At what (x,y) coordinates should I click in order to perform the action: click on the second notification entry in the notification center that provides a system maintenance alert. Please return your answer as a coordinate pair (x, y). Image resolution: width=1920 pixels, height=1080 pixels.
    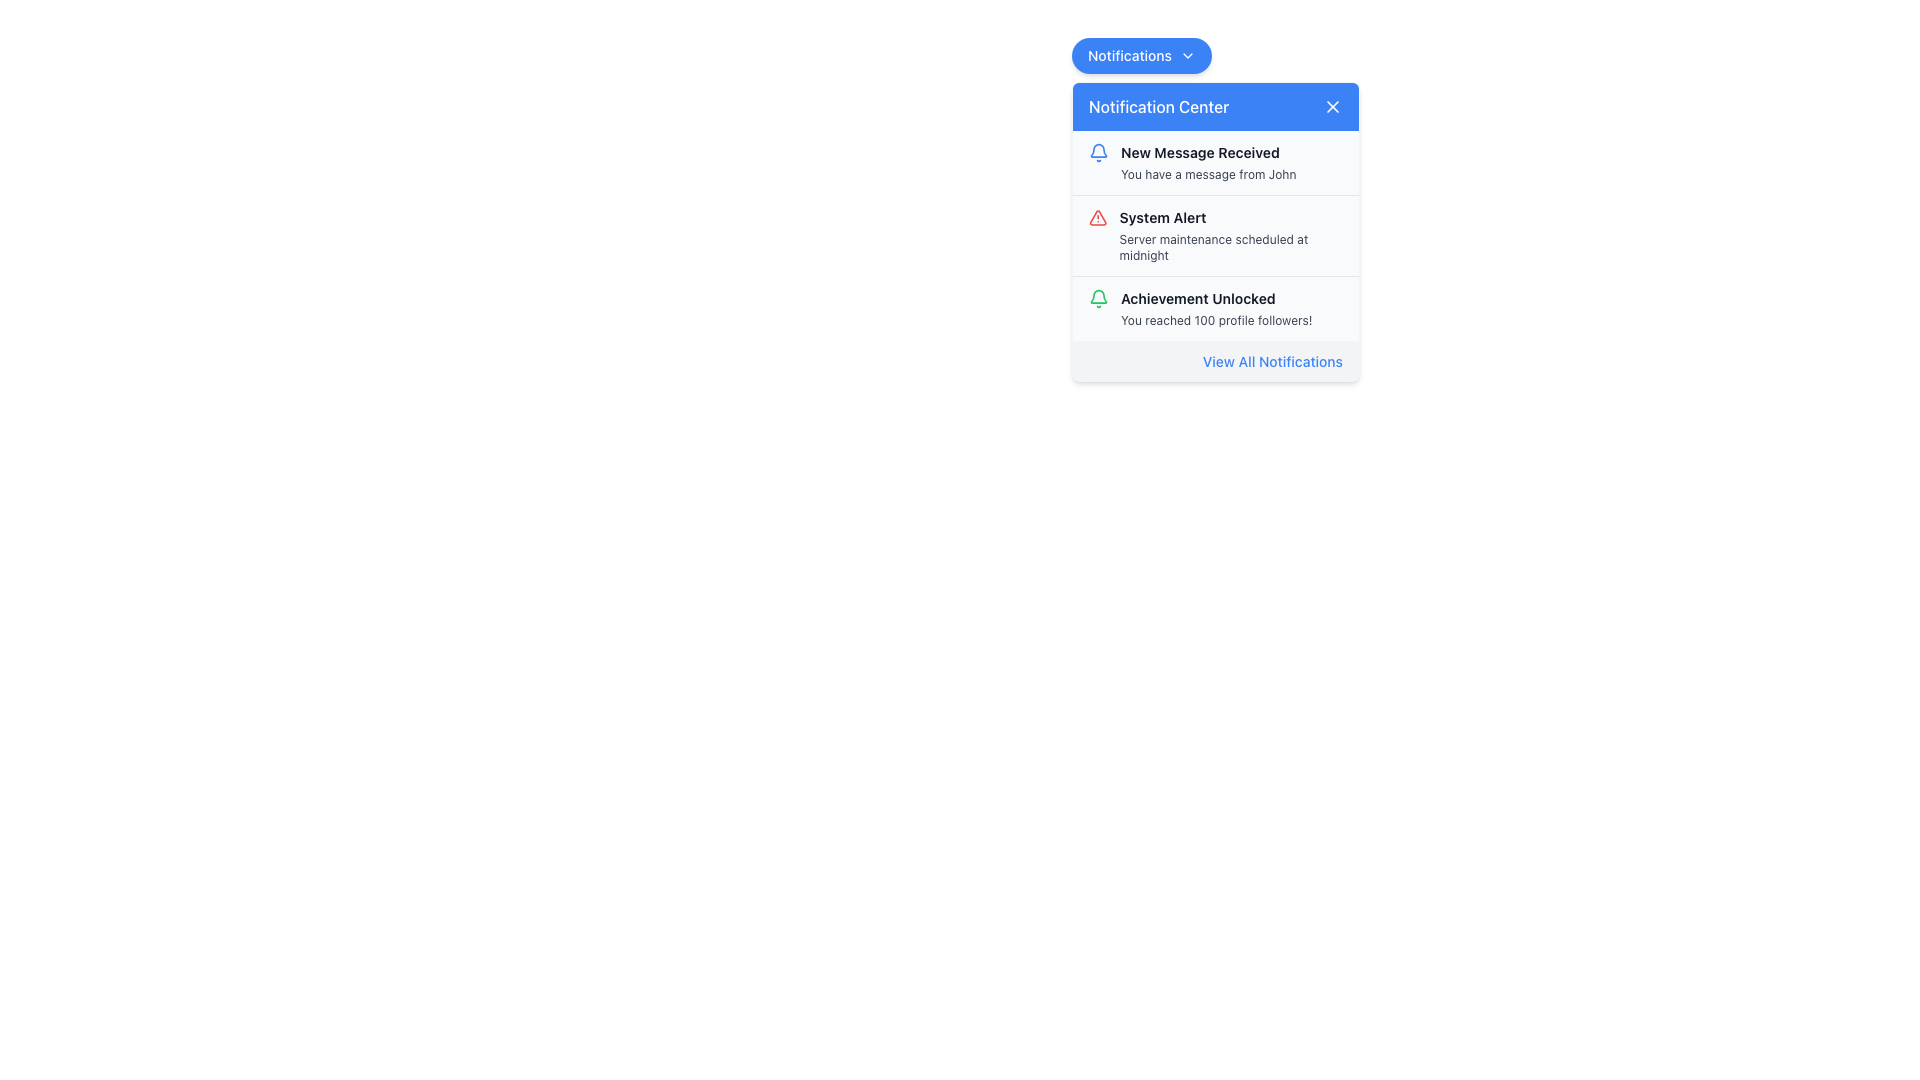
    Looking at the image, I should click on (1214, 234).